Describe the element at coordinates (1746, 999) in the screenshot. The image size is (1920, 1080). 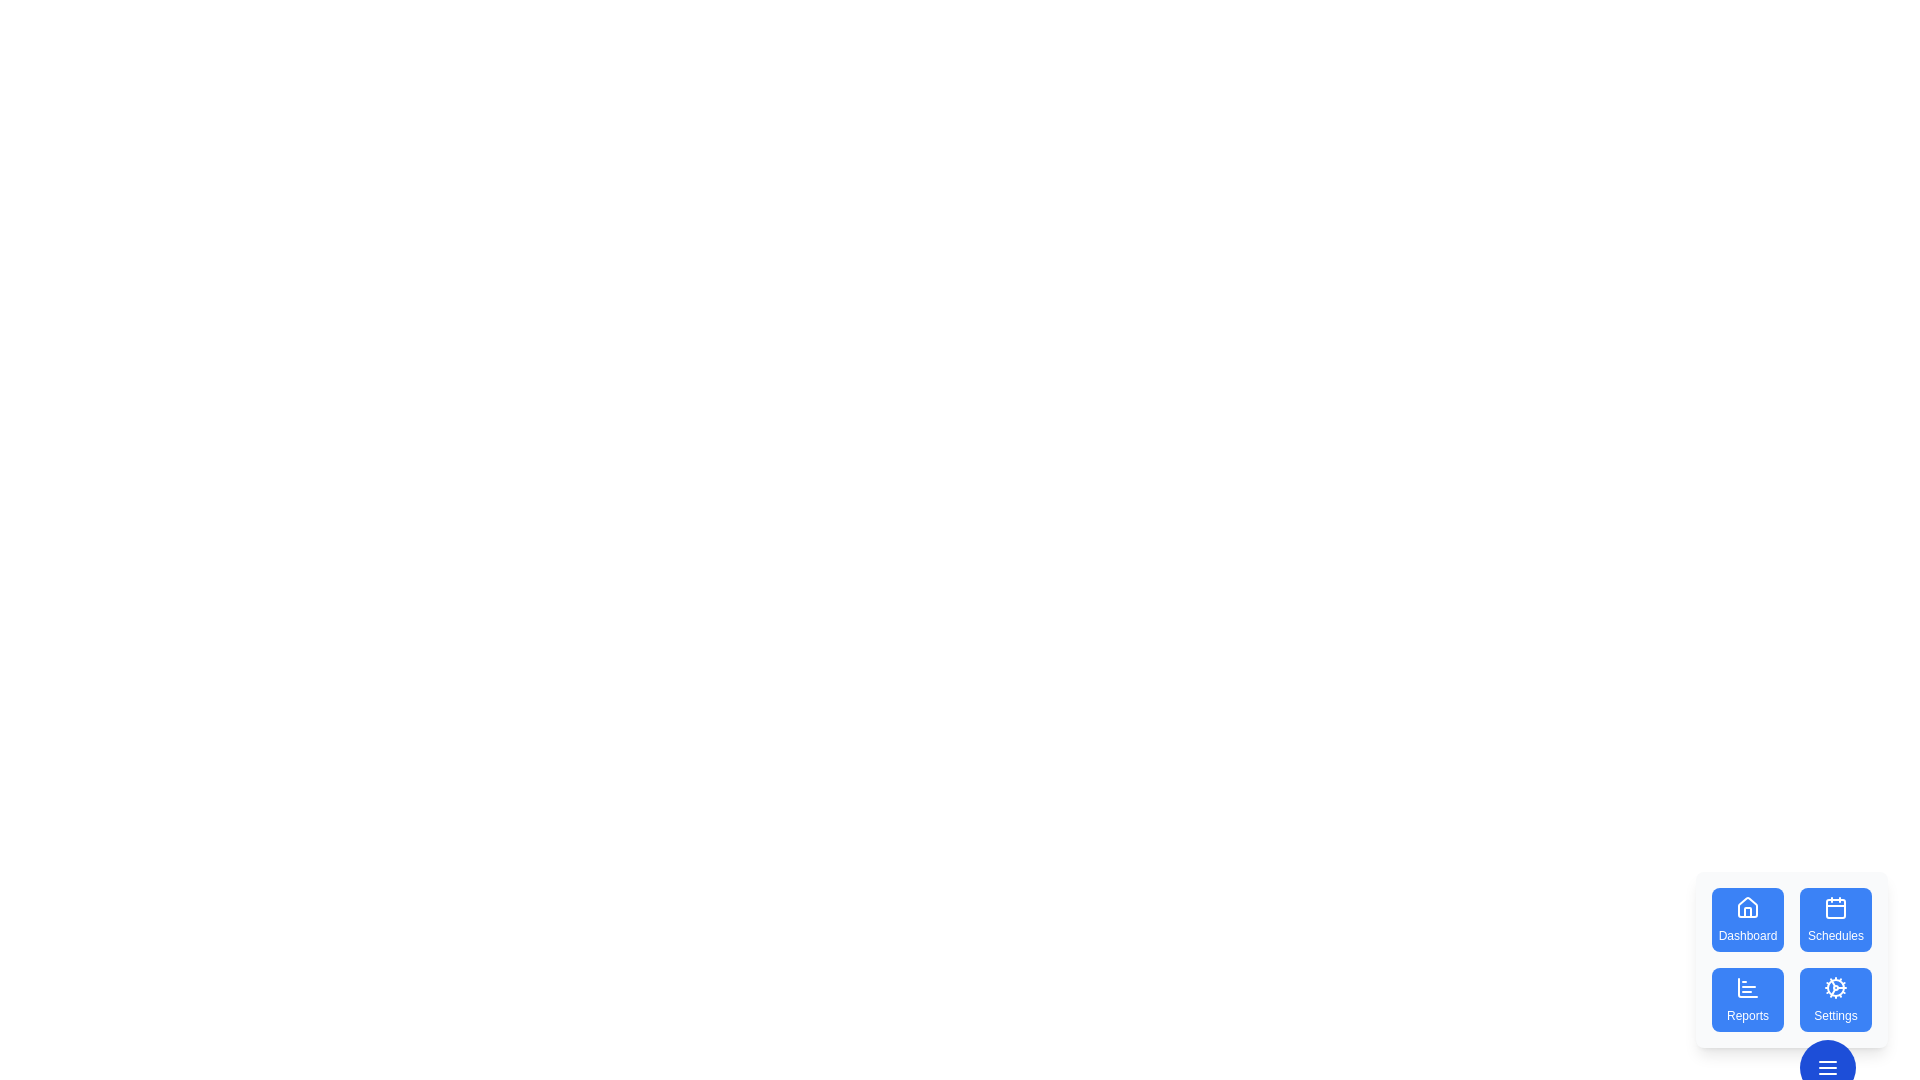
I see `the Reports button to select the corresponding action` at that location.